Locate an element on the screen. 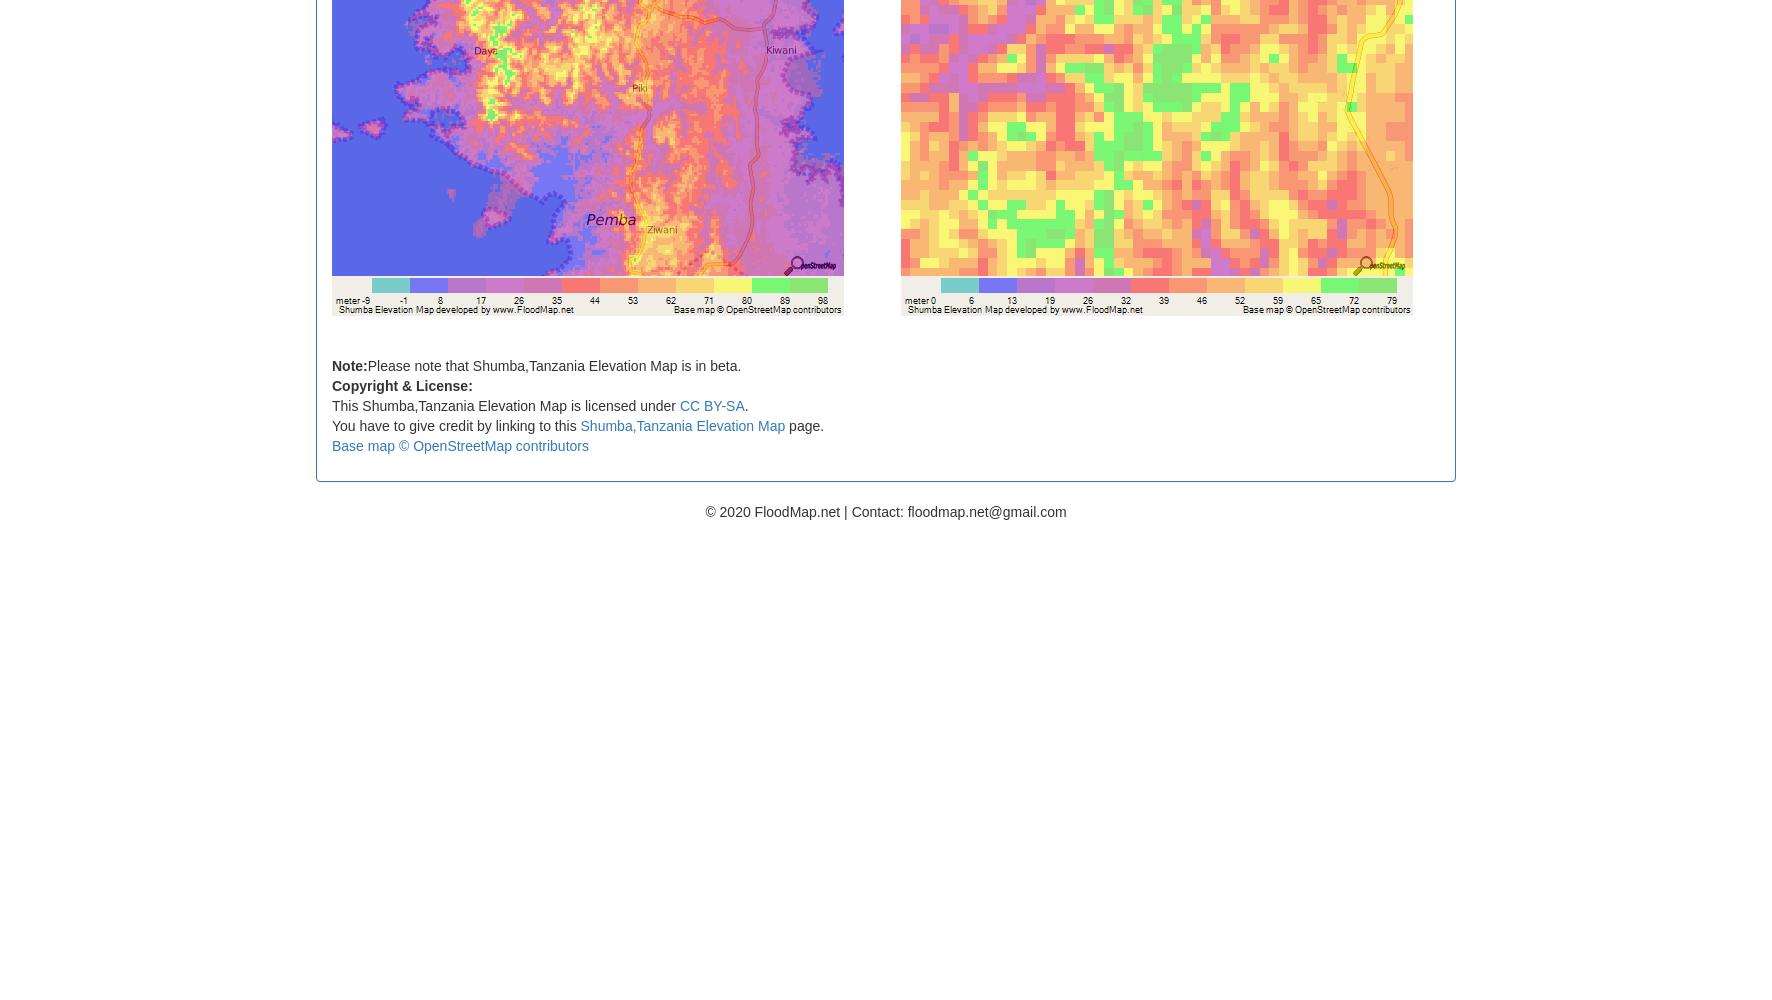 Image resolution: width=1772 pixels, height=1000 pixels. 'You have to give credit by linking to this' is located at coordinates (454, 425).